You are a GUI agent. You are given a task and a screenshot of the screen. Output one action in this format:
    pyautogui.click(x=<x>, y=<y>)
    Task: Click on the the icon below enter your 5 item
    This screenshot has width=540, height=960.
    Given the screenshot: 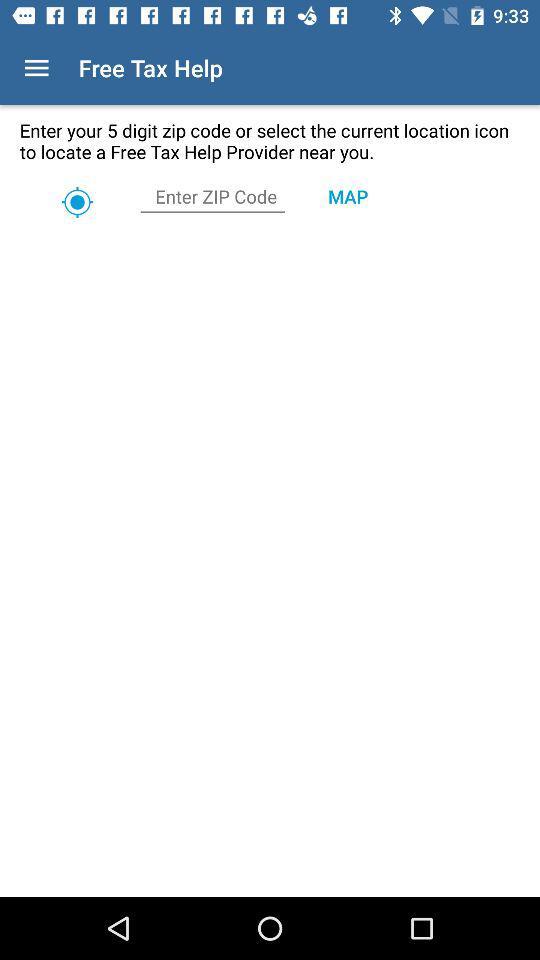 What is the action you would take?
    pyautogui.click(x=346, y=196)
    